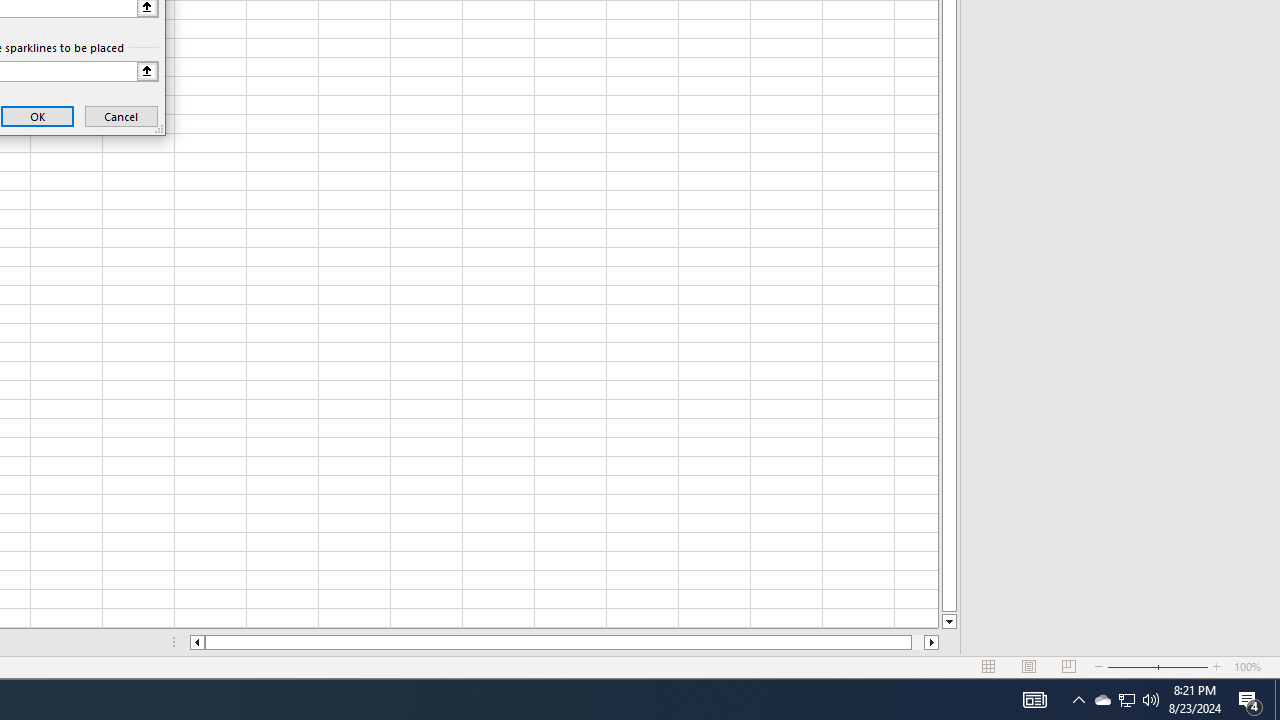 The image size is (1280, 720). What do you see at coordinates (1276, 698) in the screenshot?
I see `'Action Center, 4 new notifications'` at bounding box center [1276, 698].